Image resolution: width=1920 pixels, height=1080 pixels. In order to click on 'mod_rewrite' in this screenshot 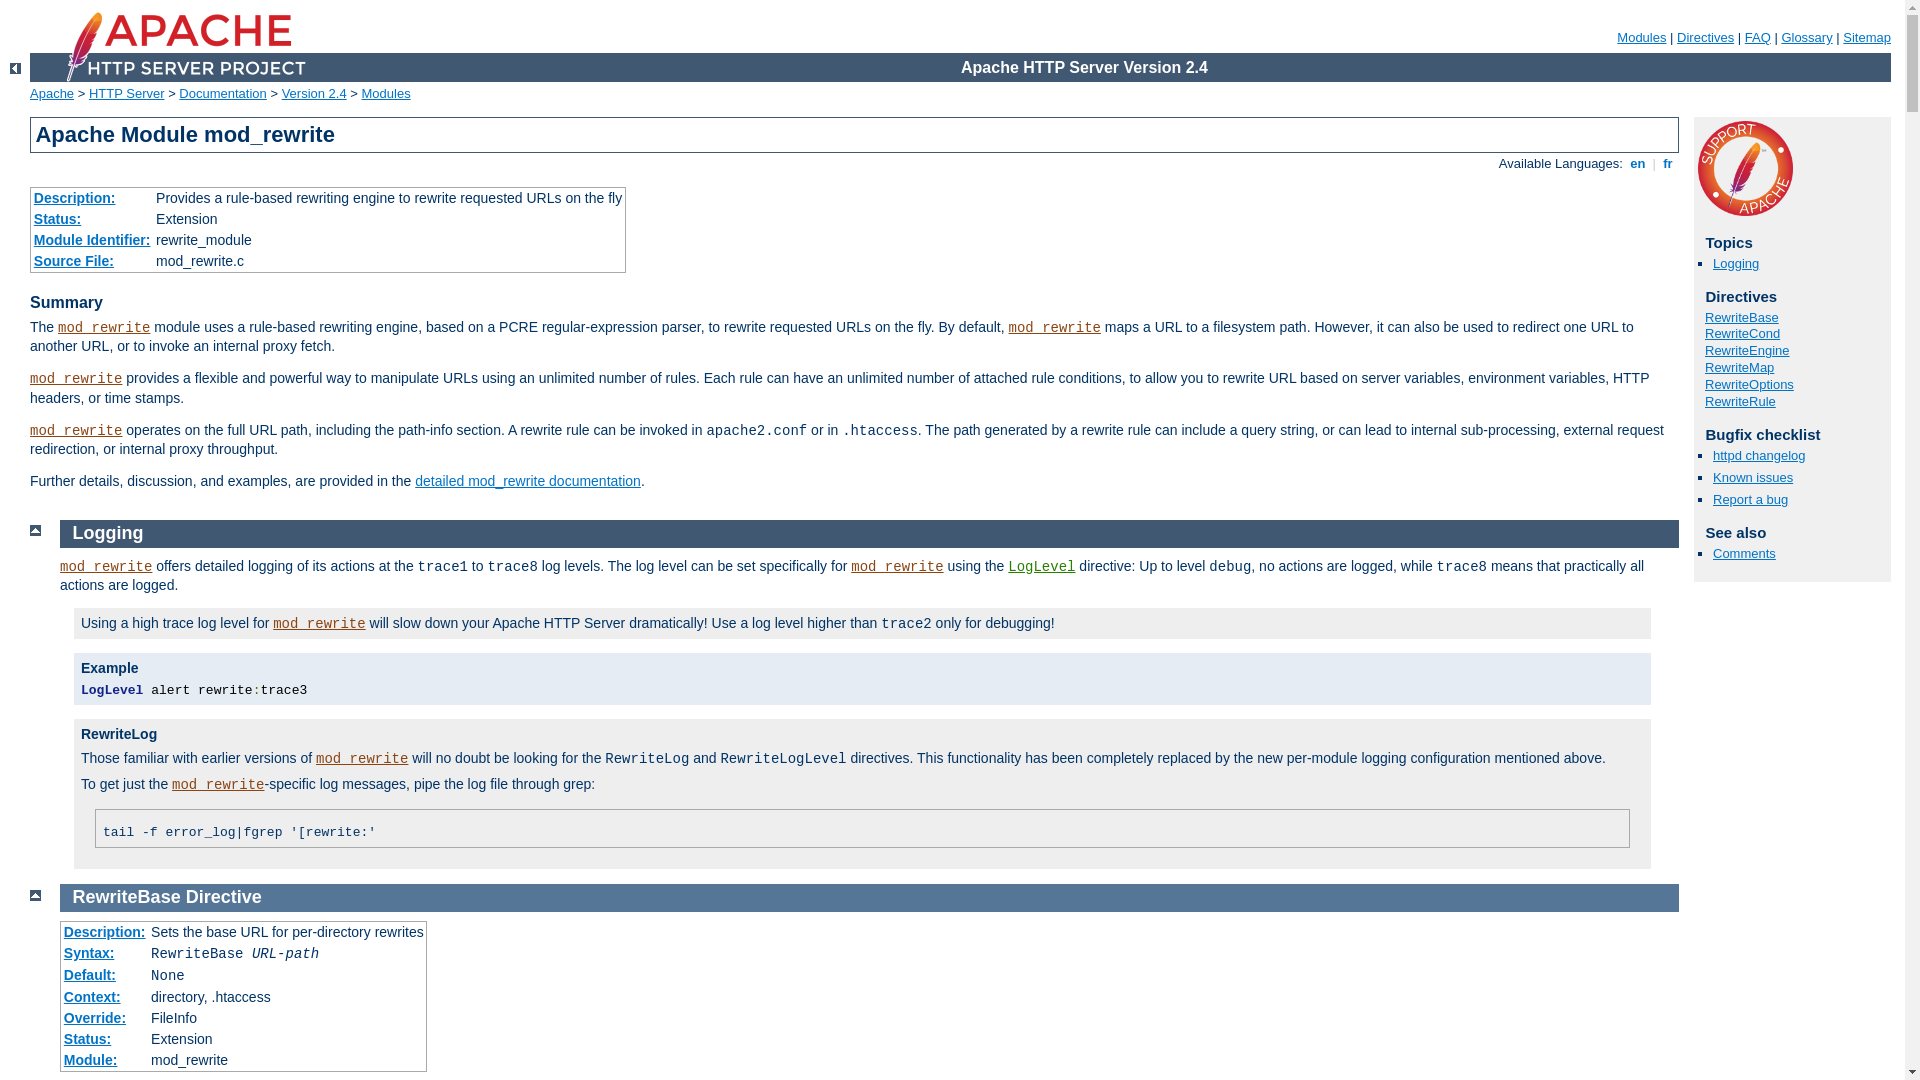, I will do `click(103, 326)`.